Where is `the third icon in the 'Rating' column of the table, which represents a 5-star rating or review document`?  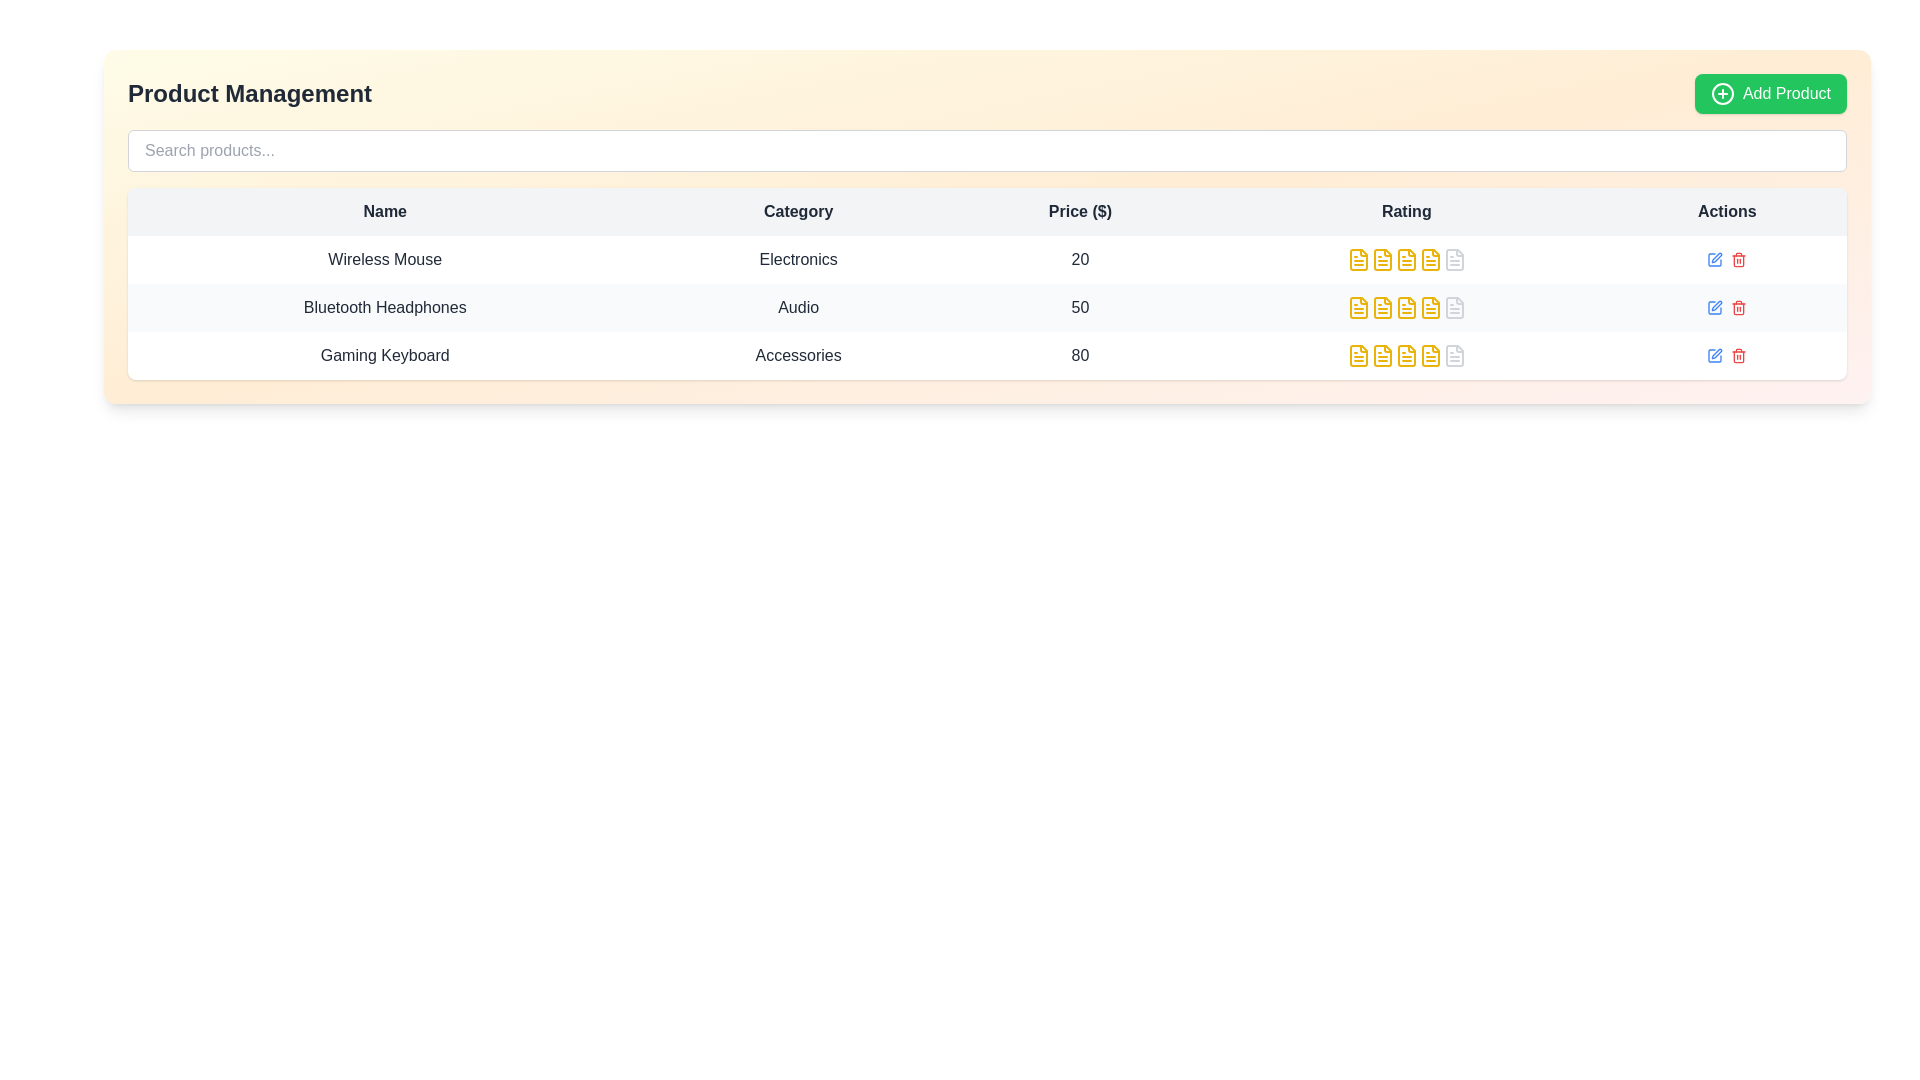 the third icon in the 'Rating' column of the table, which represents a 5-star rating or review document is located at coordinates (1381, 308).